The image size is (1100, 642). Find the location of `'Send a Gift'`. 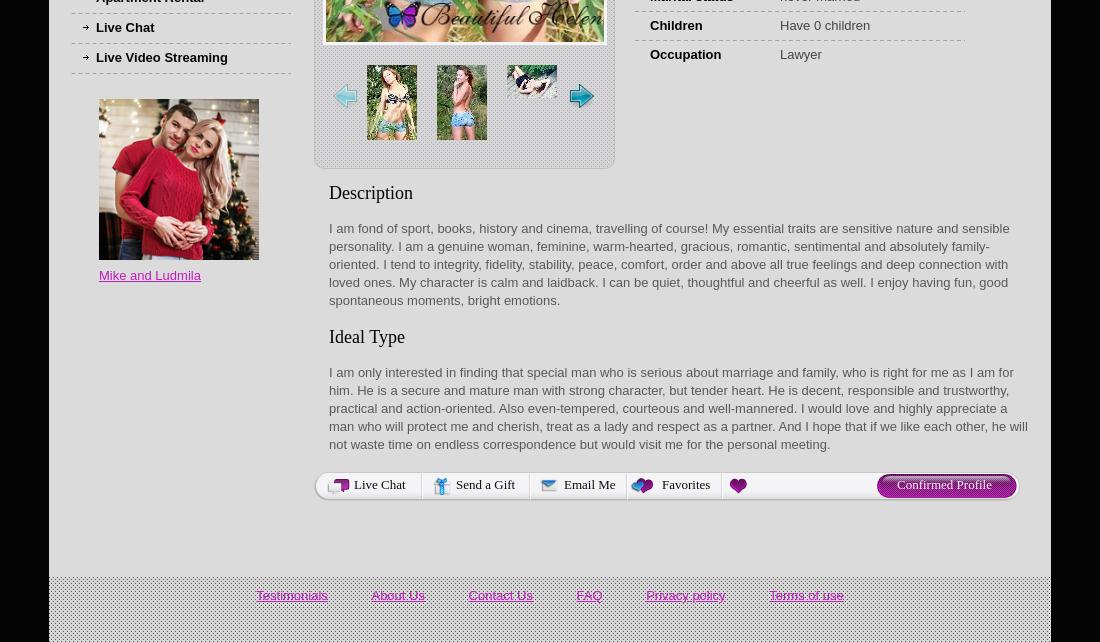

'Send a Gift' is located at coordinates (485, 483).